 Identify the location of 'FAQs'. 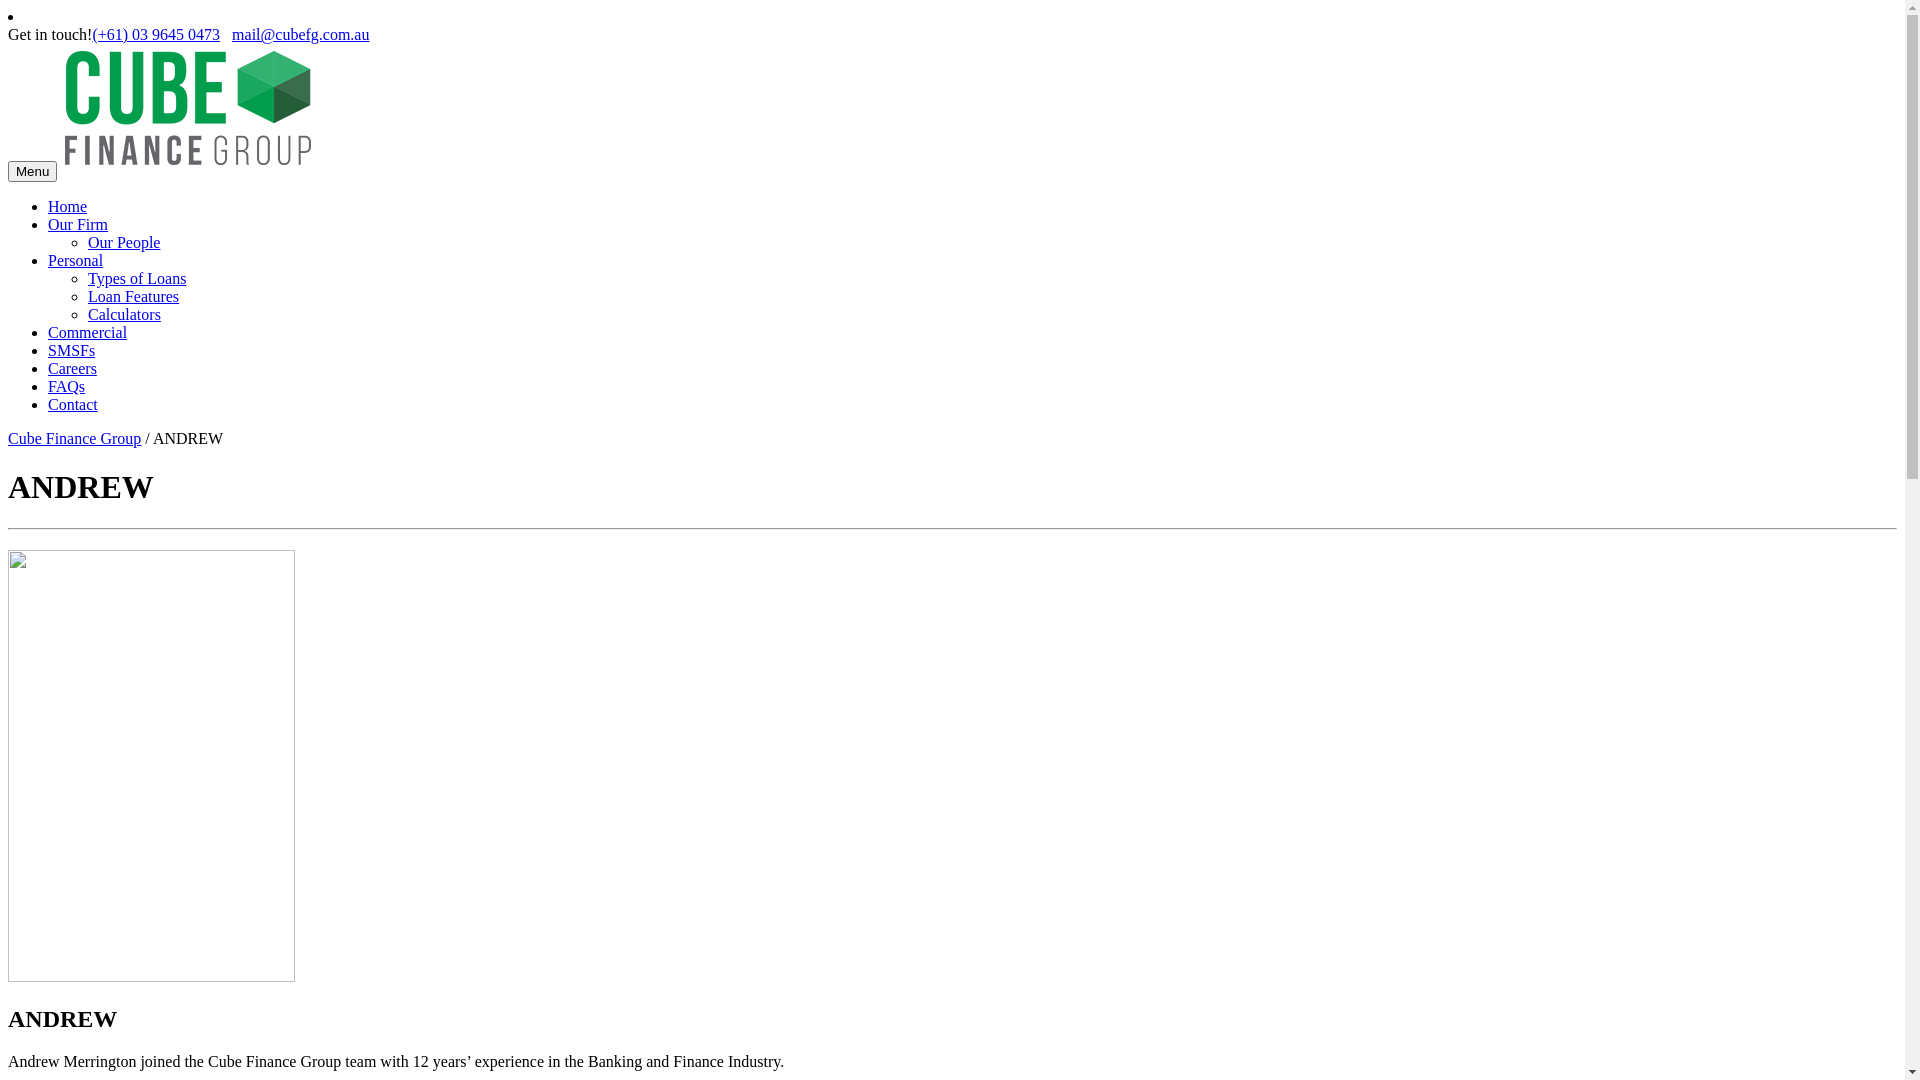
(48, 386).